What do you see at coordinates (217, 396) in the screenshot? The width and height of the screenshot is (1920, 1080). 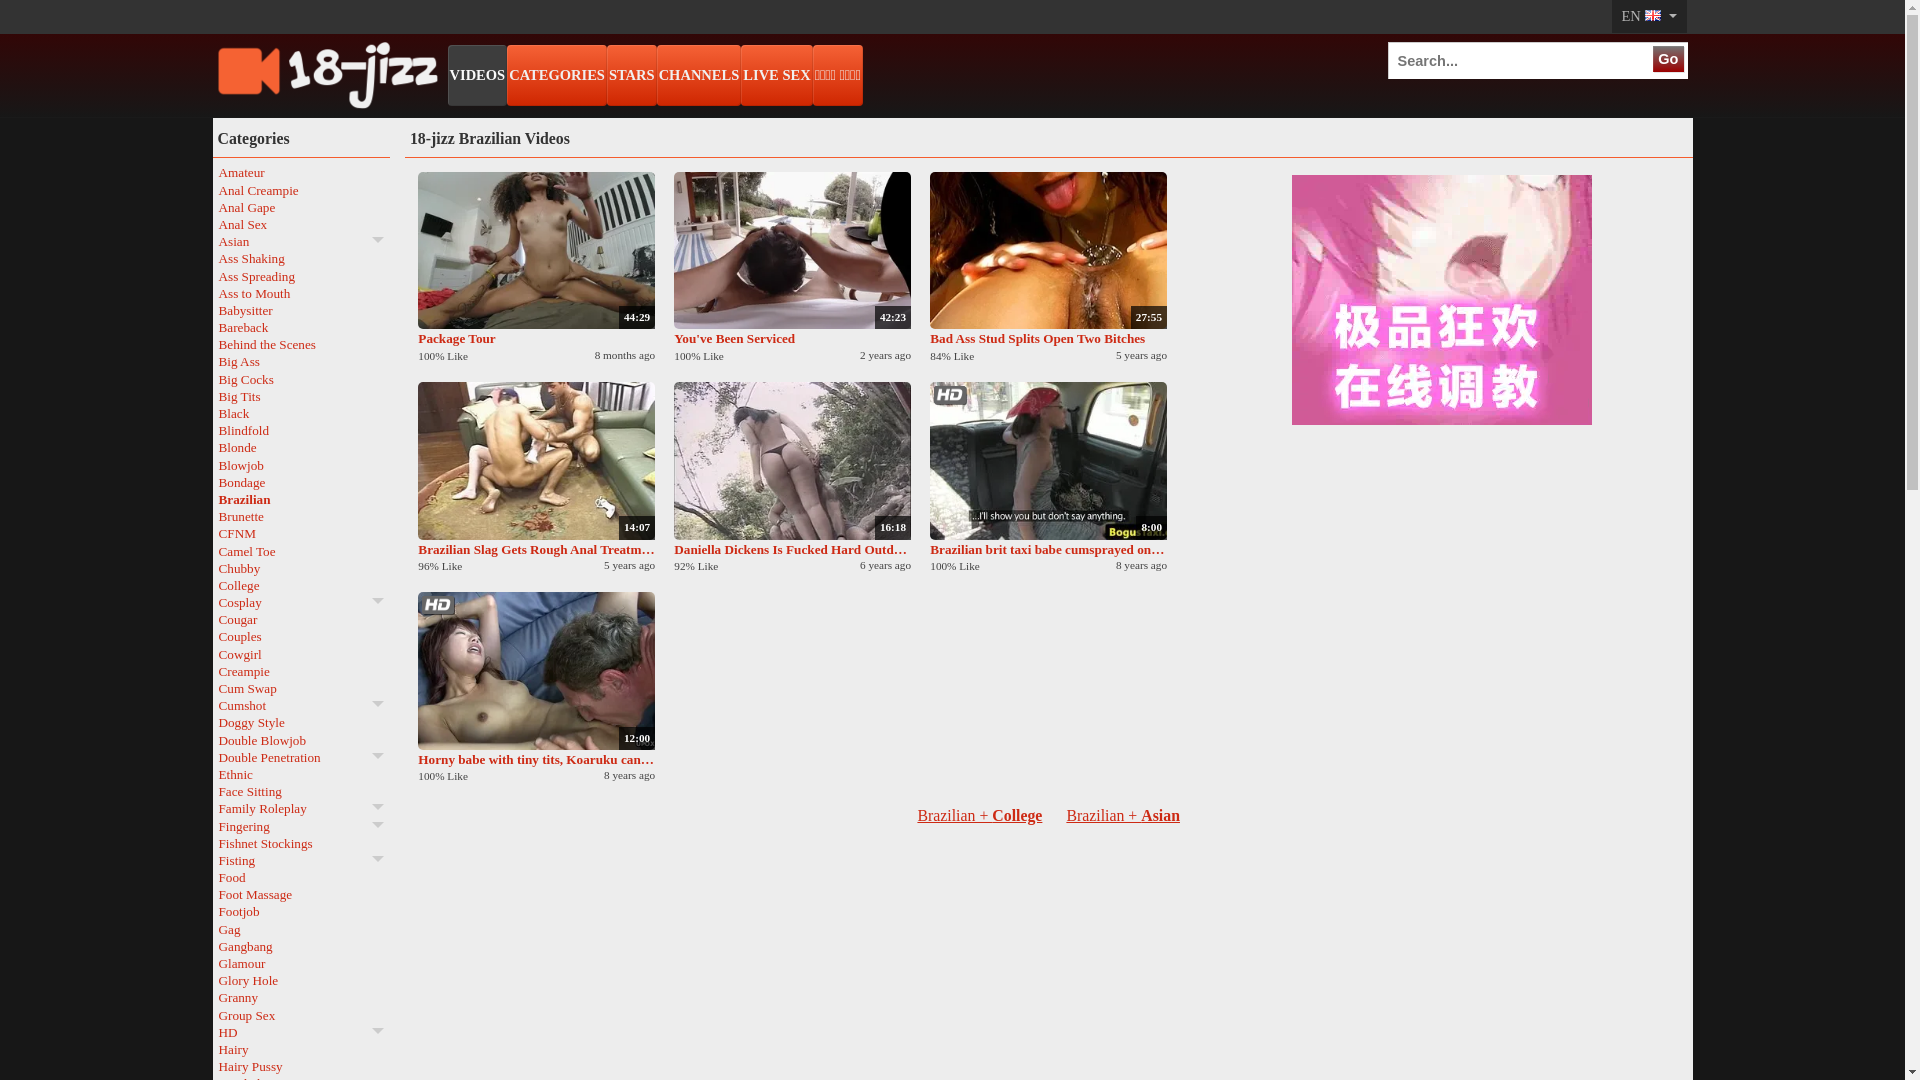 I see `'Big Tits'` at bounding box center [217, 396].